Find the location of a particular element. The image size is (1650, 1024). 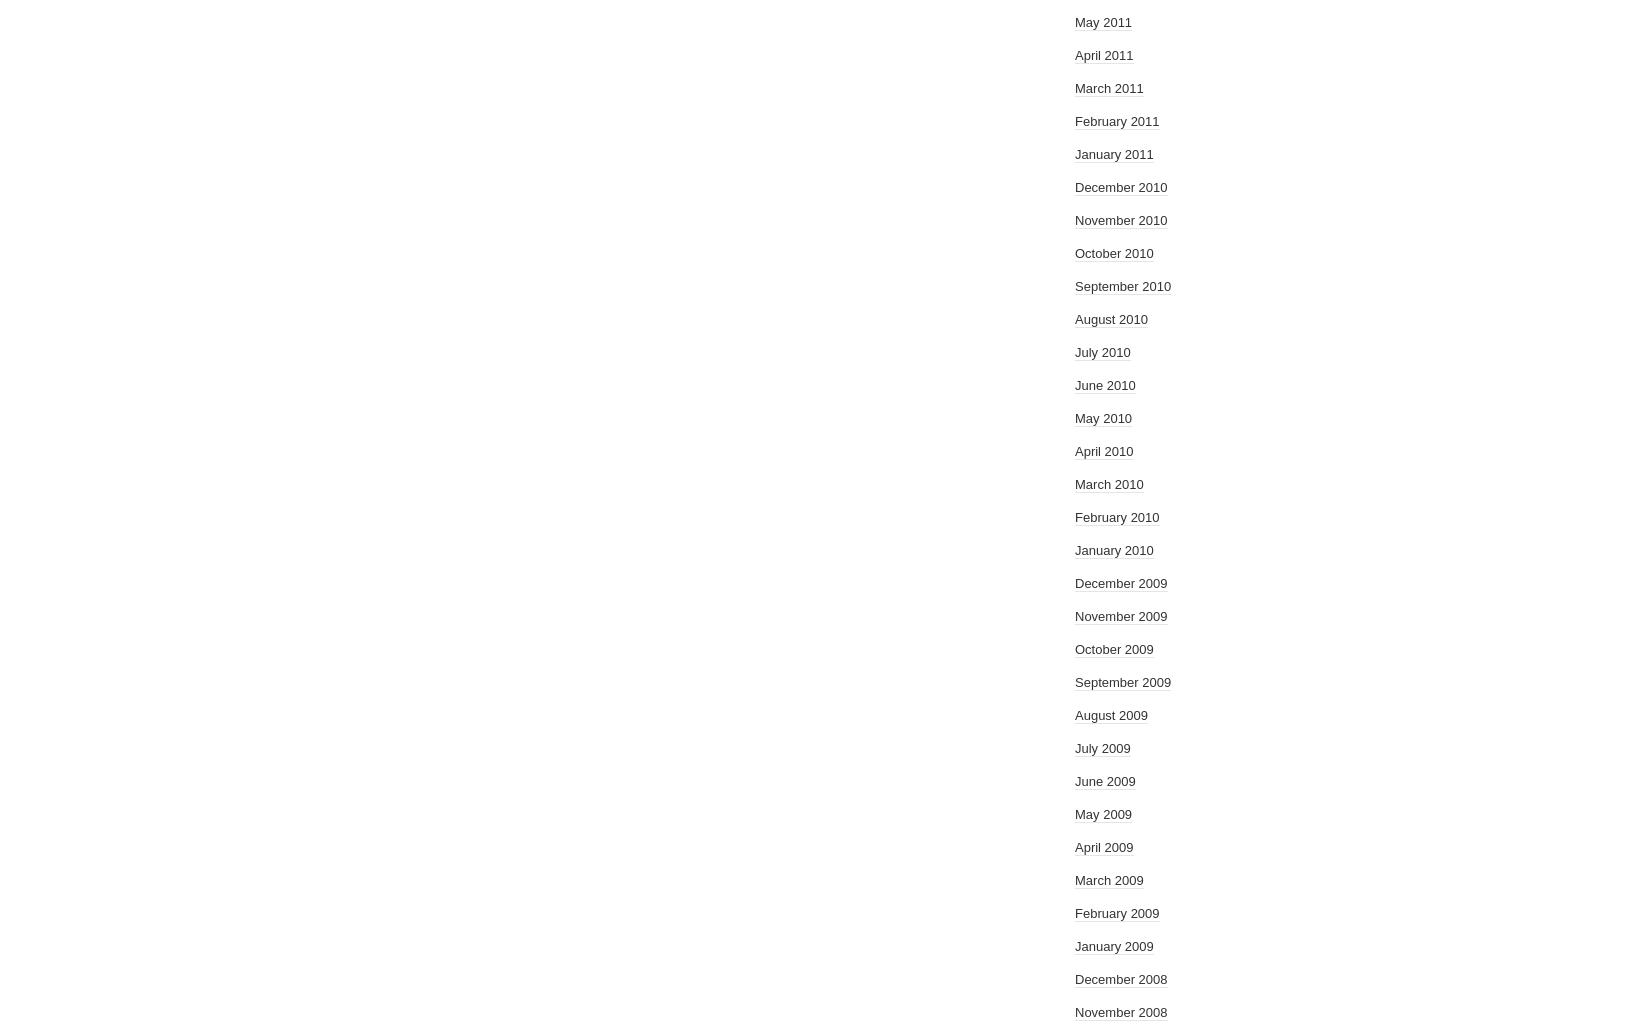

'July 2010' is located at coordinates (1074, 352).